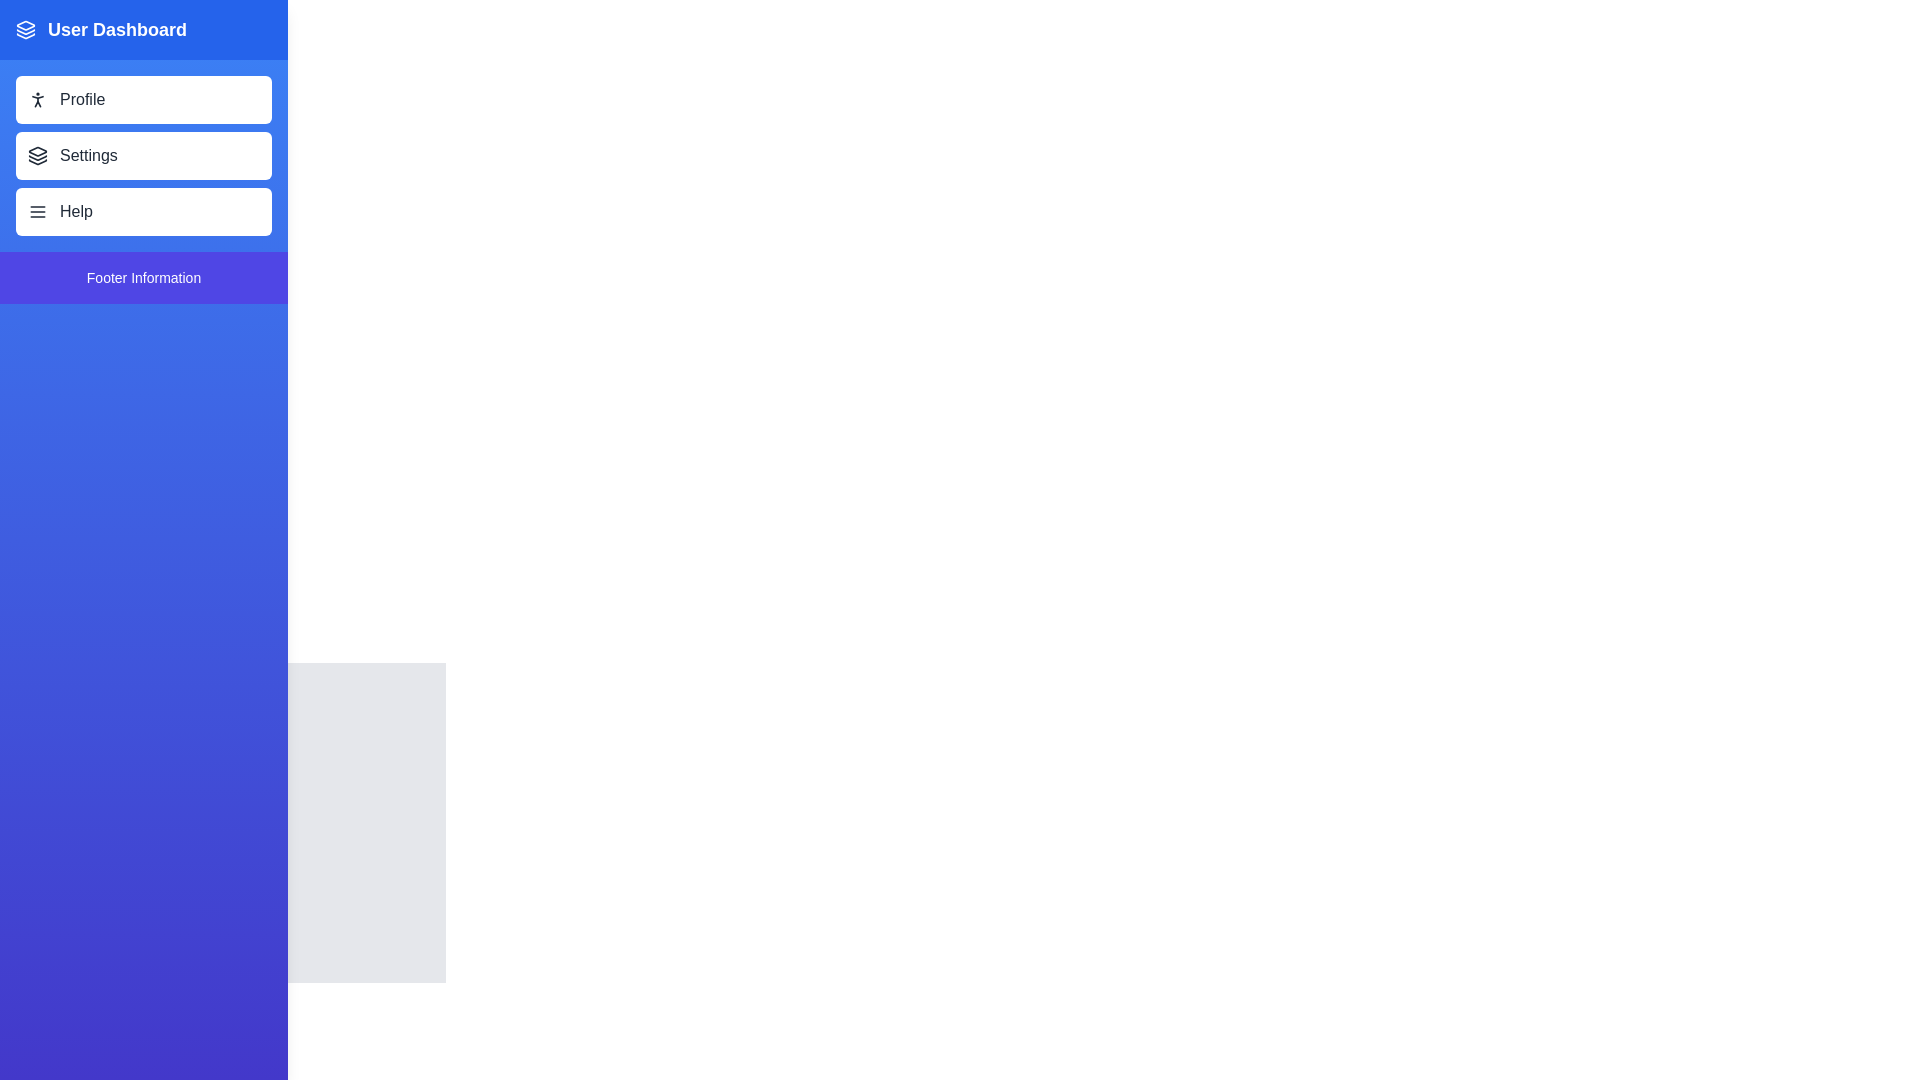 This screenshot has height=1080, width=1920. Describe the element at coordinates (38, 161) in the screenshot. I see `the decorative vector graphic element that resembles the bottom layer of a stack icon, located to the left of the 'Settings' menu item in the vertical navigation bar` at that location.